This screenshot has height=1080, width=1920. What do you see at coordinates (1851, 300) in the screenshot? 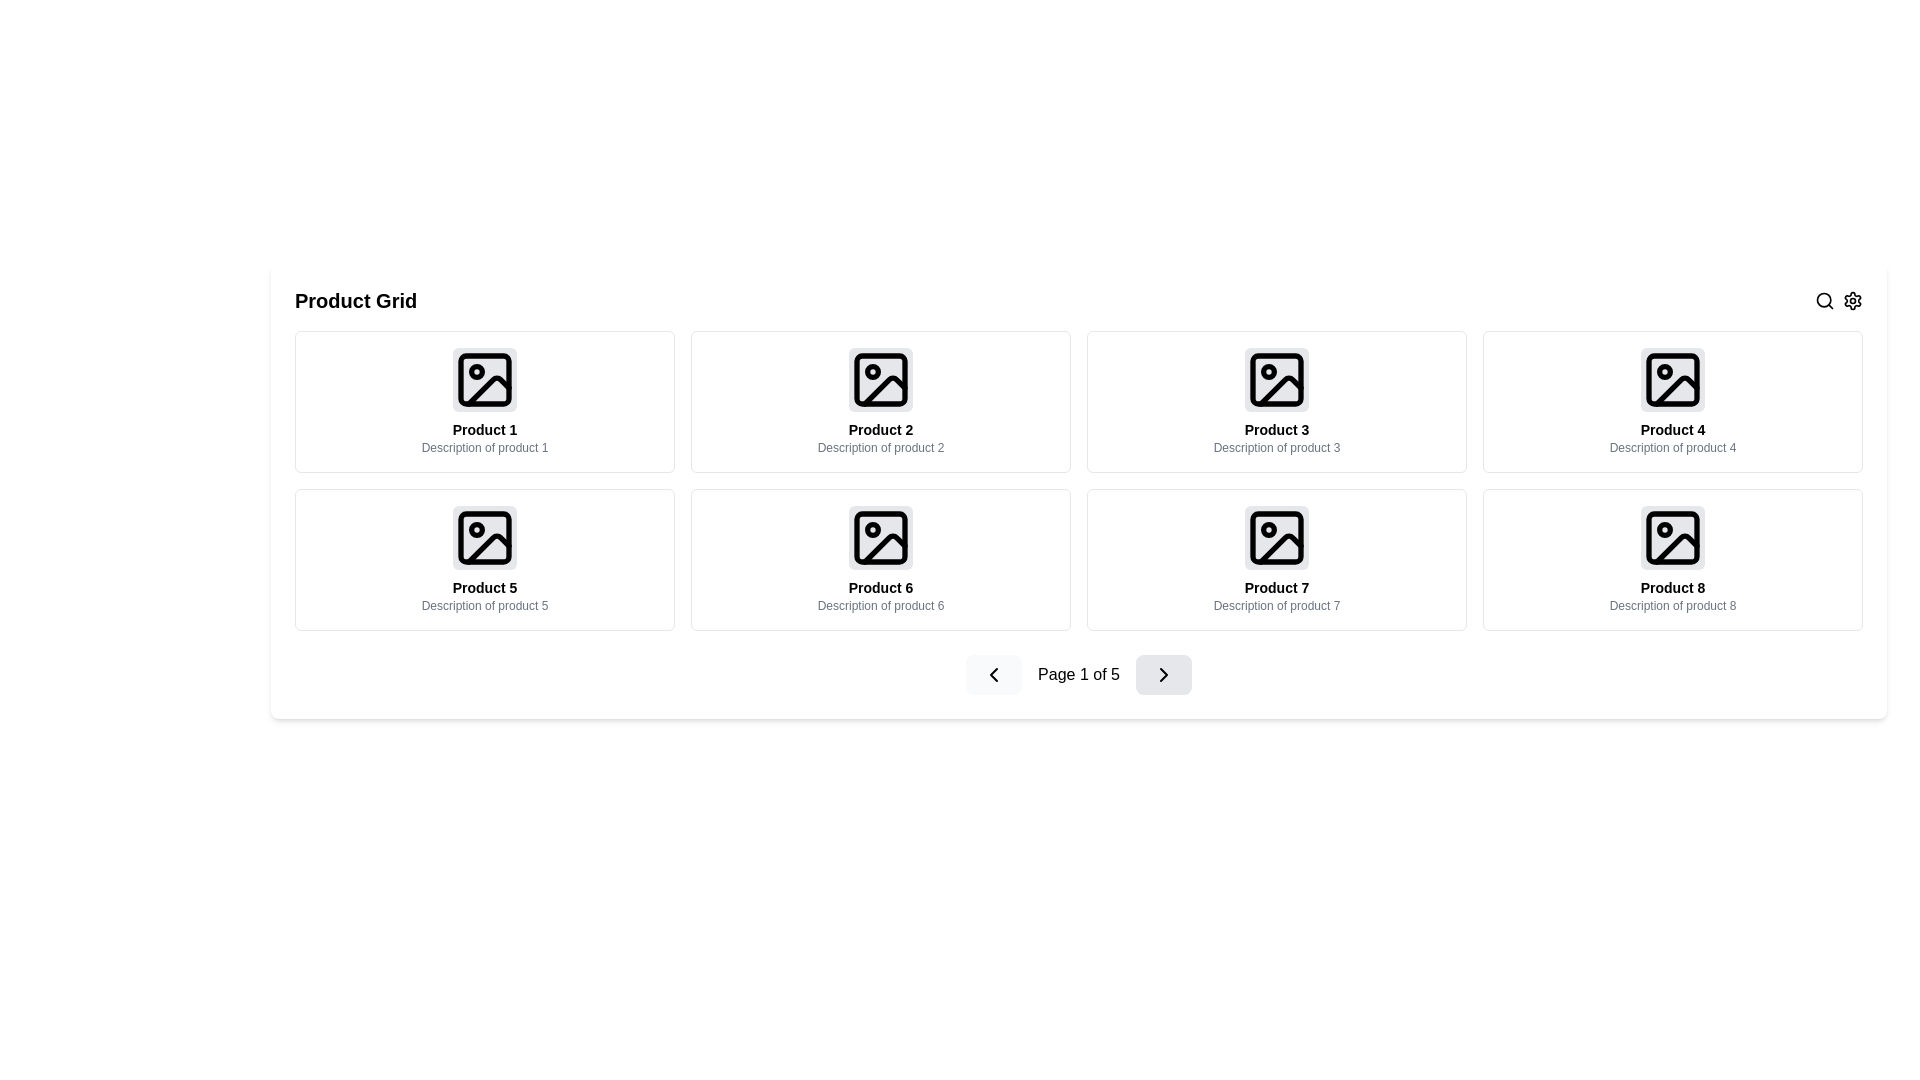
I see `the gear icon located in the top right corner of the interface` at bounding box center [1851, 300].